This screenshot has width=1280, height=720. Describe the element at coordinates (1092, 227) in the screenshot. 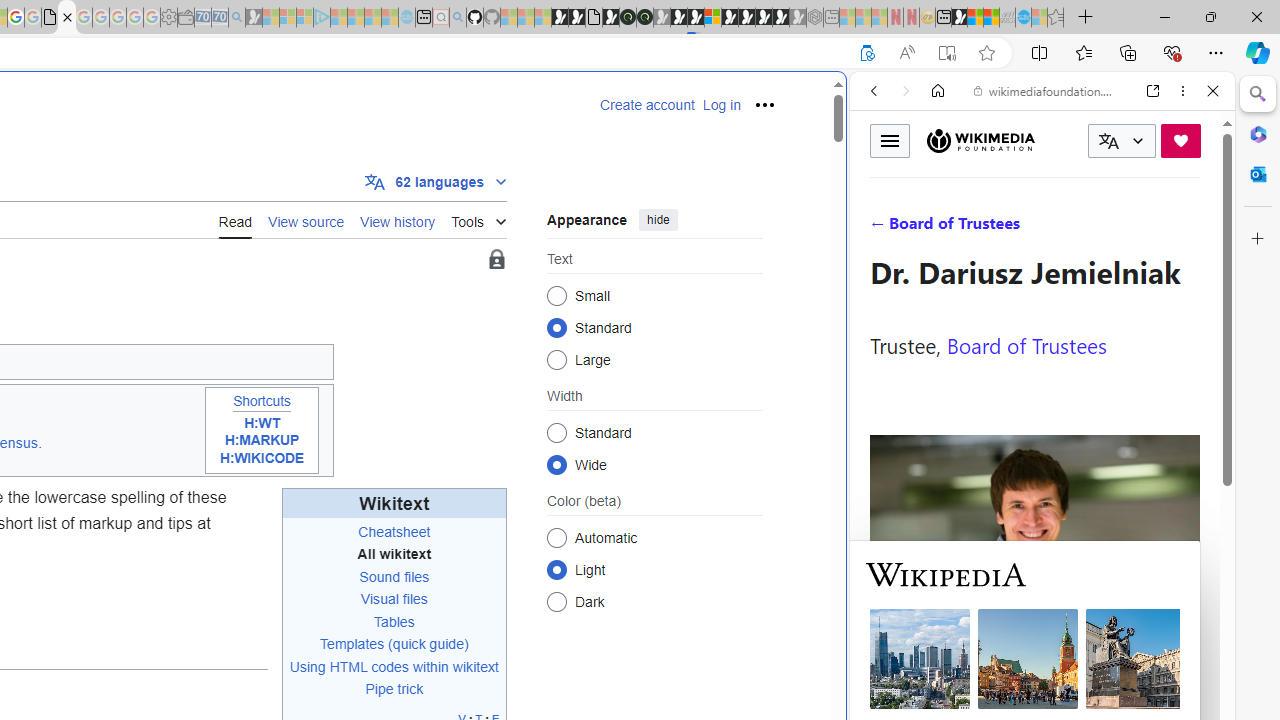

I see `'SEARCH TOOLS'` at that location.